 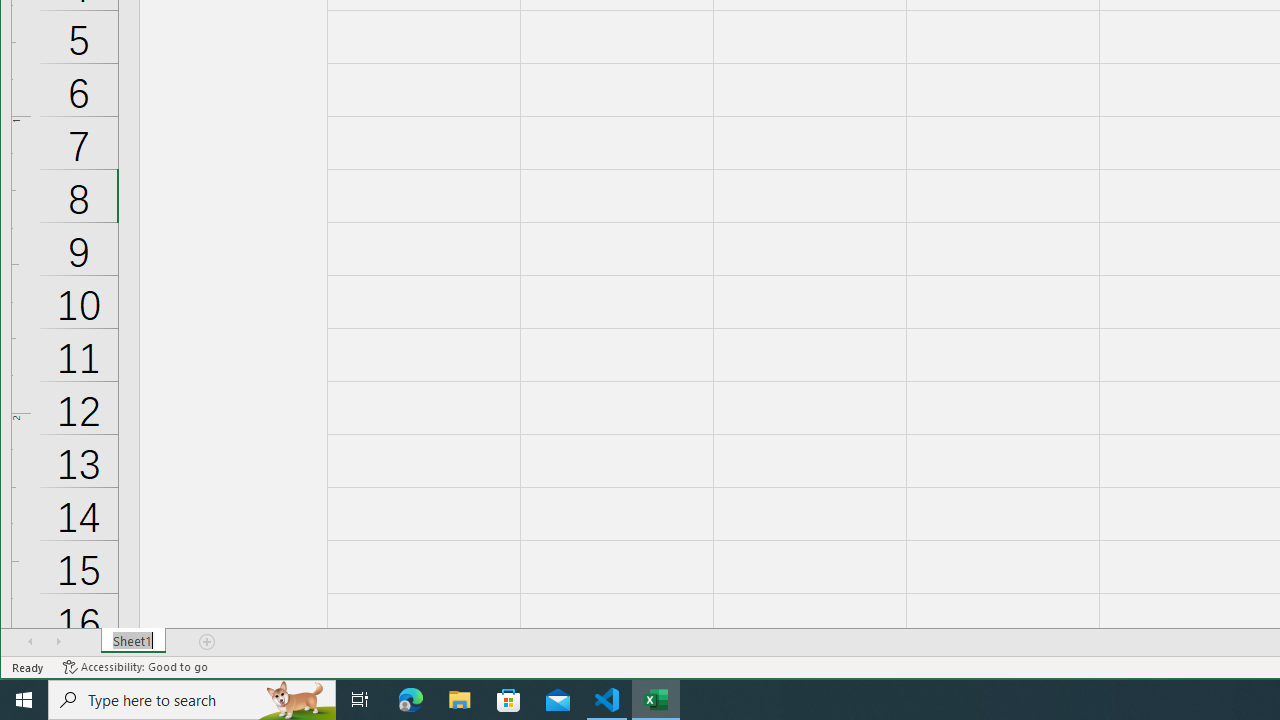 What do you see at coordinates (294, 698) in the screenshot?
I see `'Search highlights icon opens search home window'` at bounding box center [294, 698].